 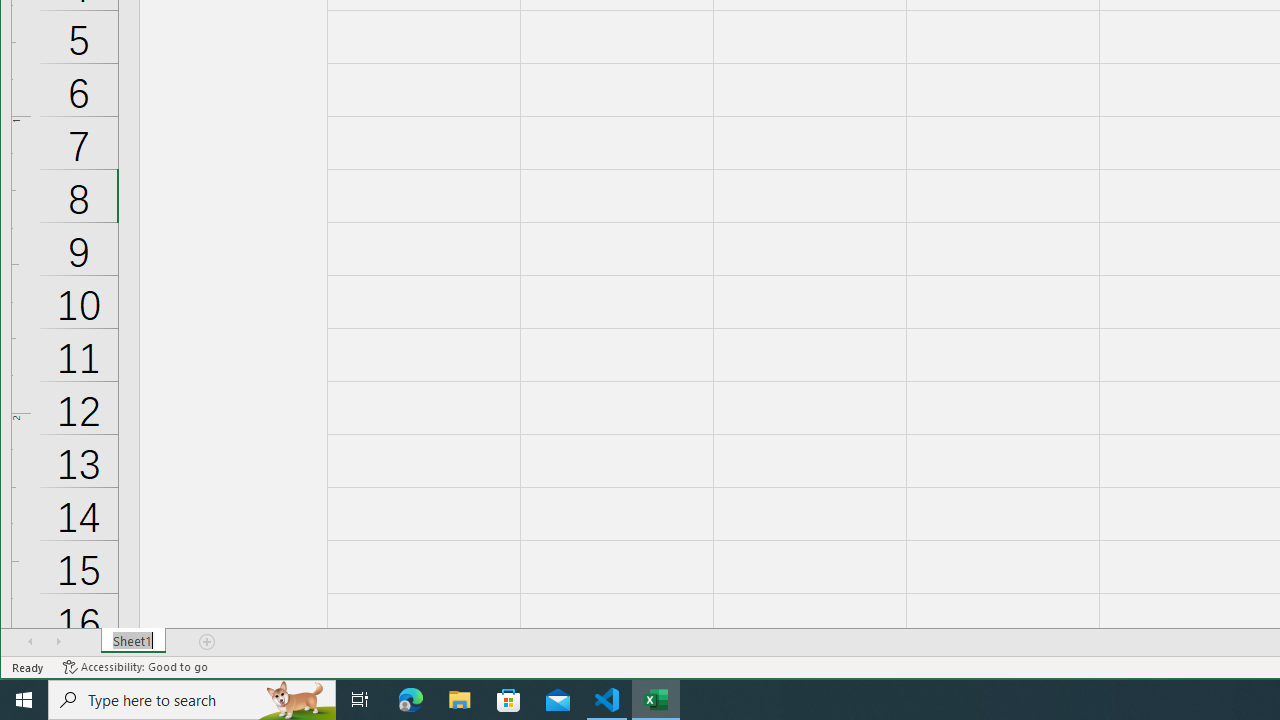 What do you see at coordinates (294, 698) in the screenshot?
I see `'Search highlights icon opens search home window'` at bounding box center [294, 698].